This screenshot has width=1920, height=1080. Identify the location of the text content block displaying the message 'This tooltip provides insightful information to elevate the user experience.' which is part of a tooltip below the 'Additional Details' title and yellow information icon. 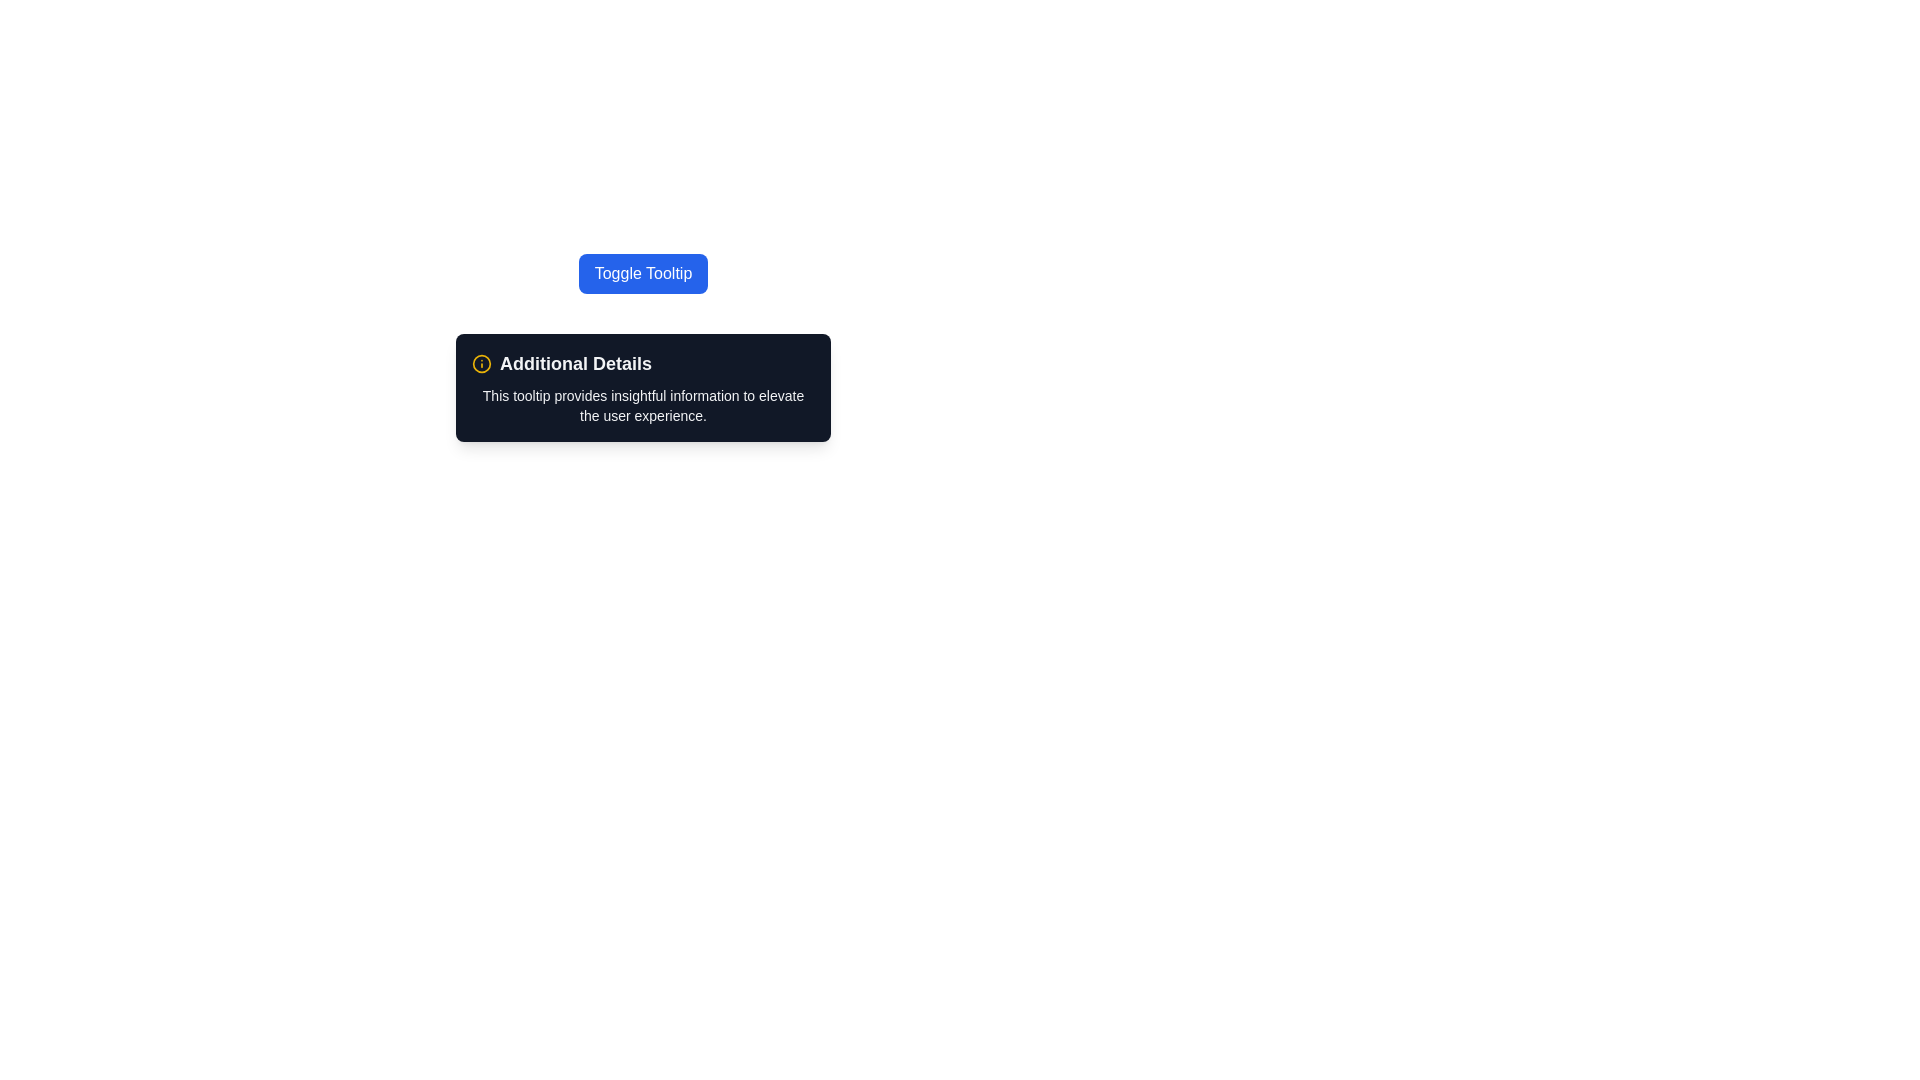
(643, 405).